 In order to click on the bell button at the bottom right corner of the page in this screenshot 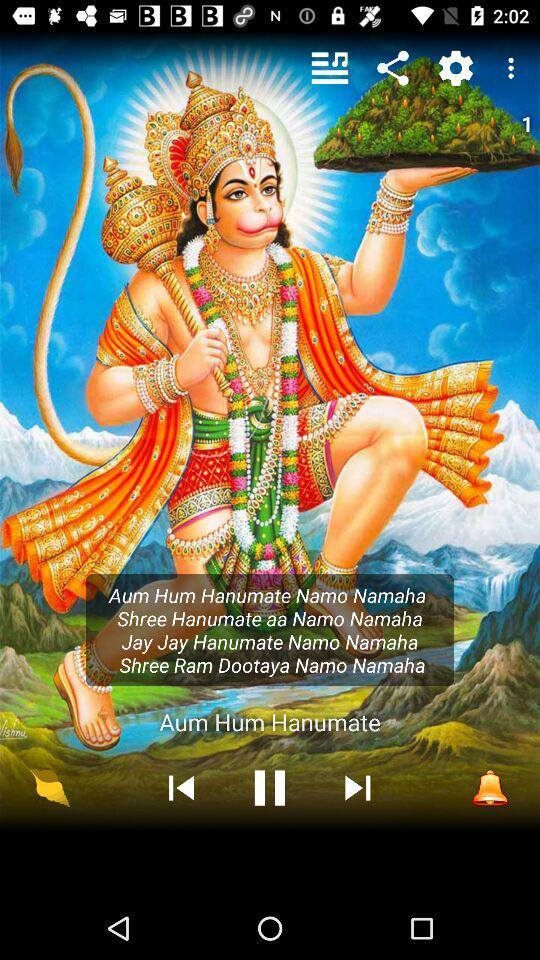, I will do `click(488, 787)`.